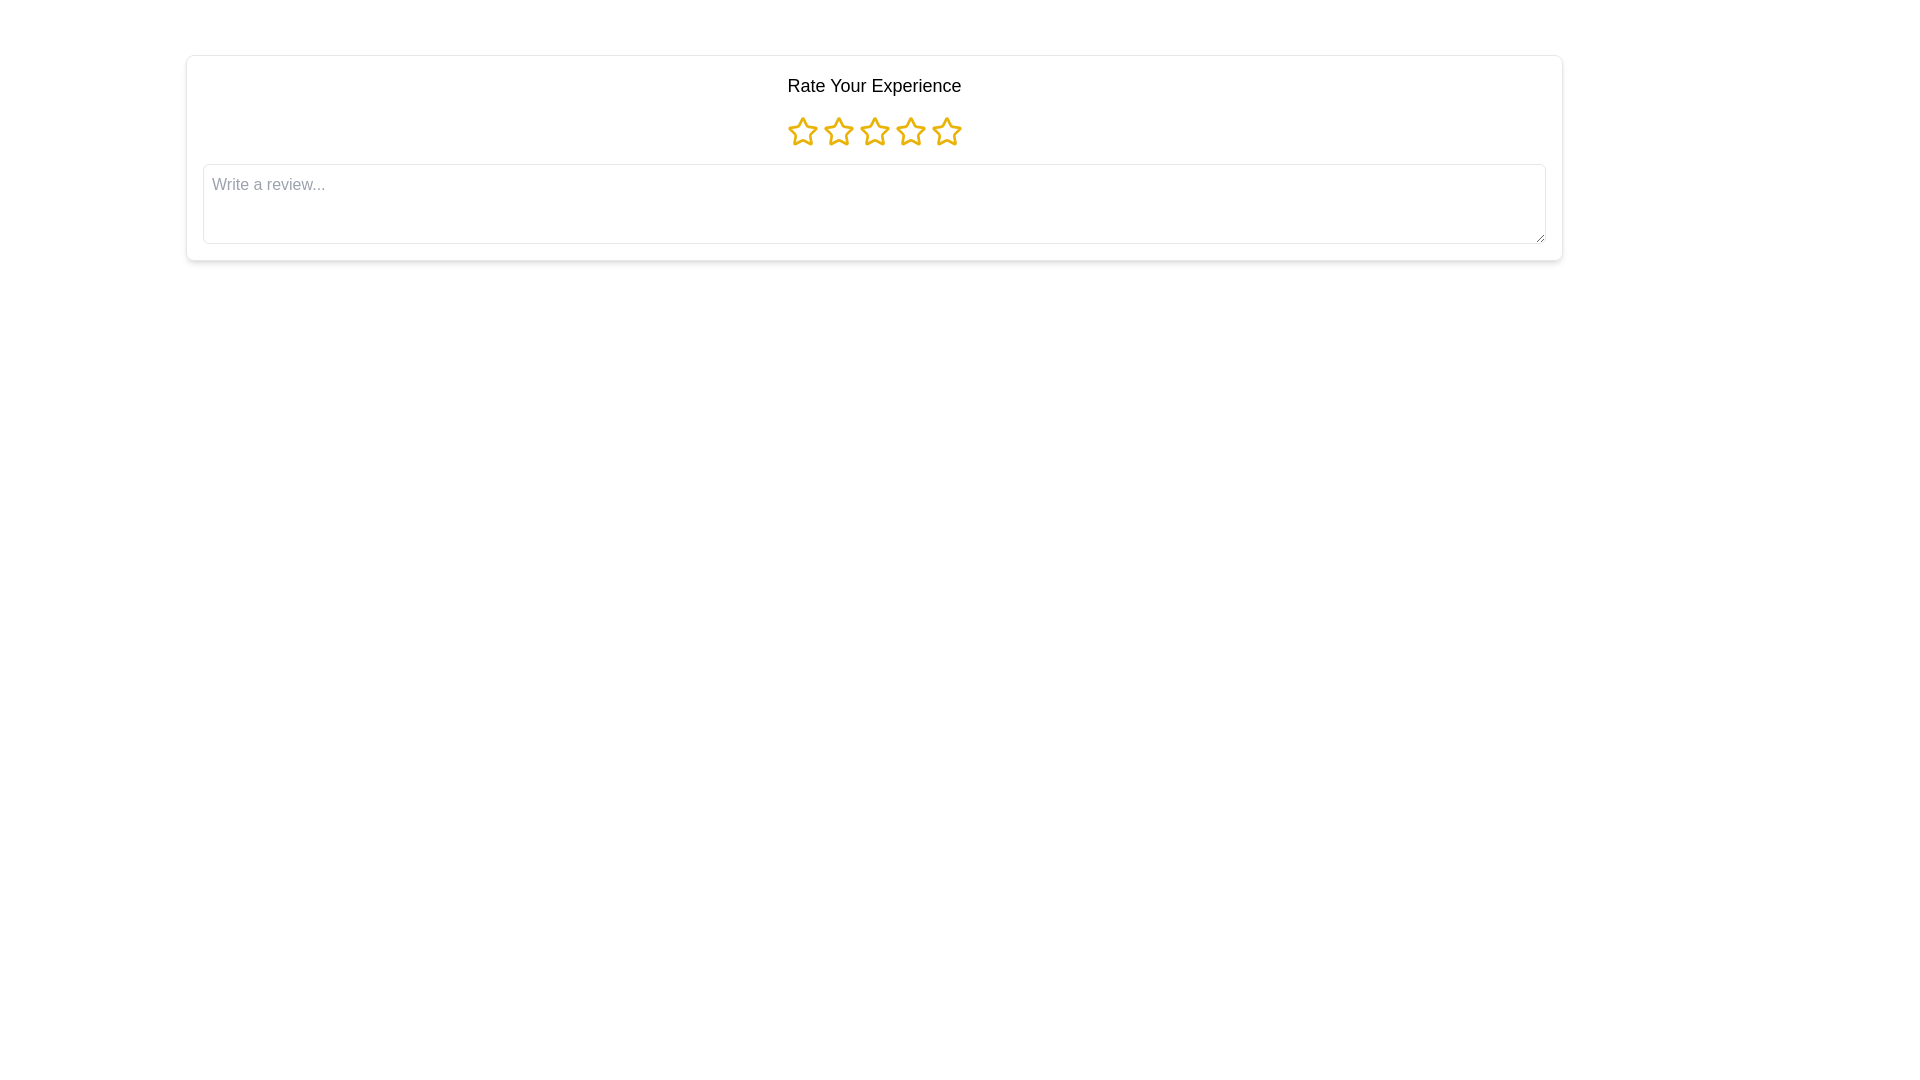  I want to click on the fourth star icon in the rating section beneath 'Rate Your Experience', so click(909, 131).